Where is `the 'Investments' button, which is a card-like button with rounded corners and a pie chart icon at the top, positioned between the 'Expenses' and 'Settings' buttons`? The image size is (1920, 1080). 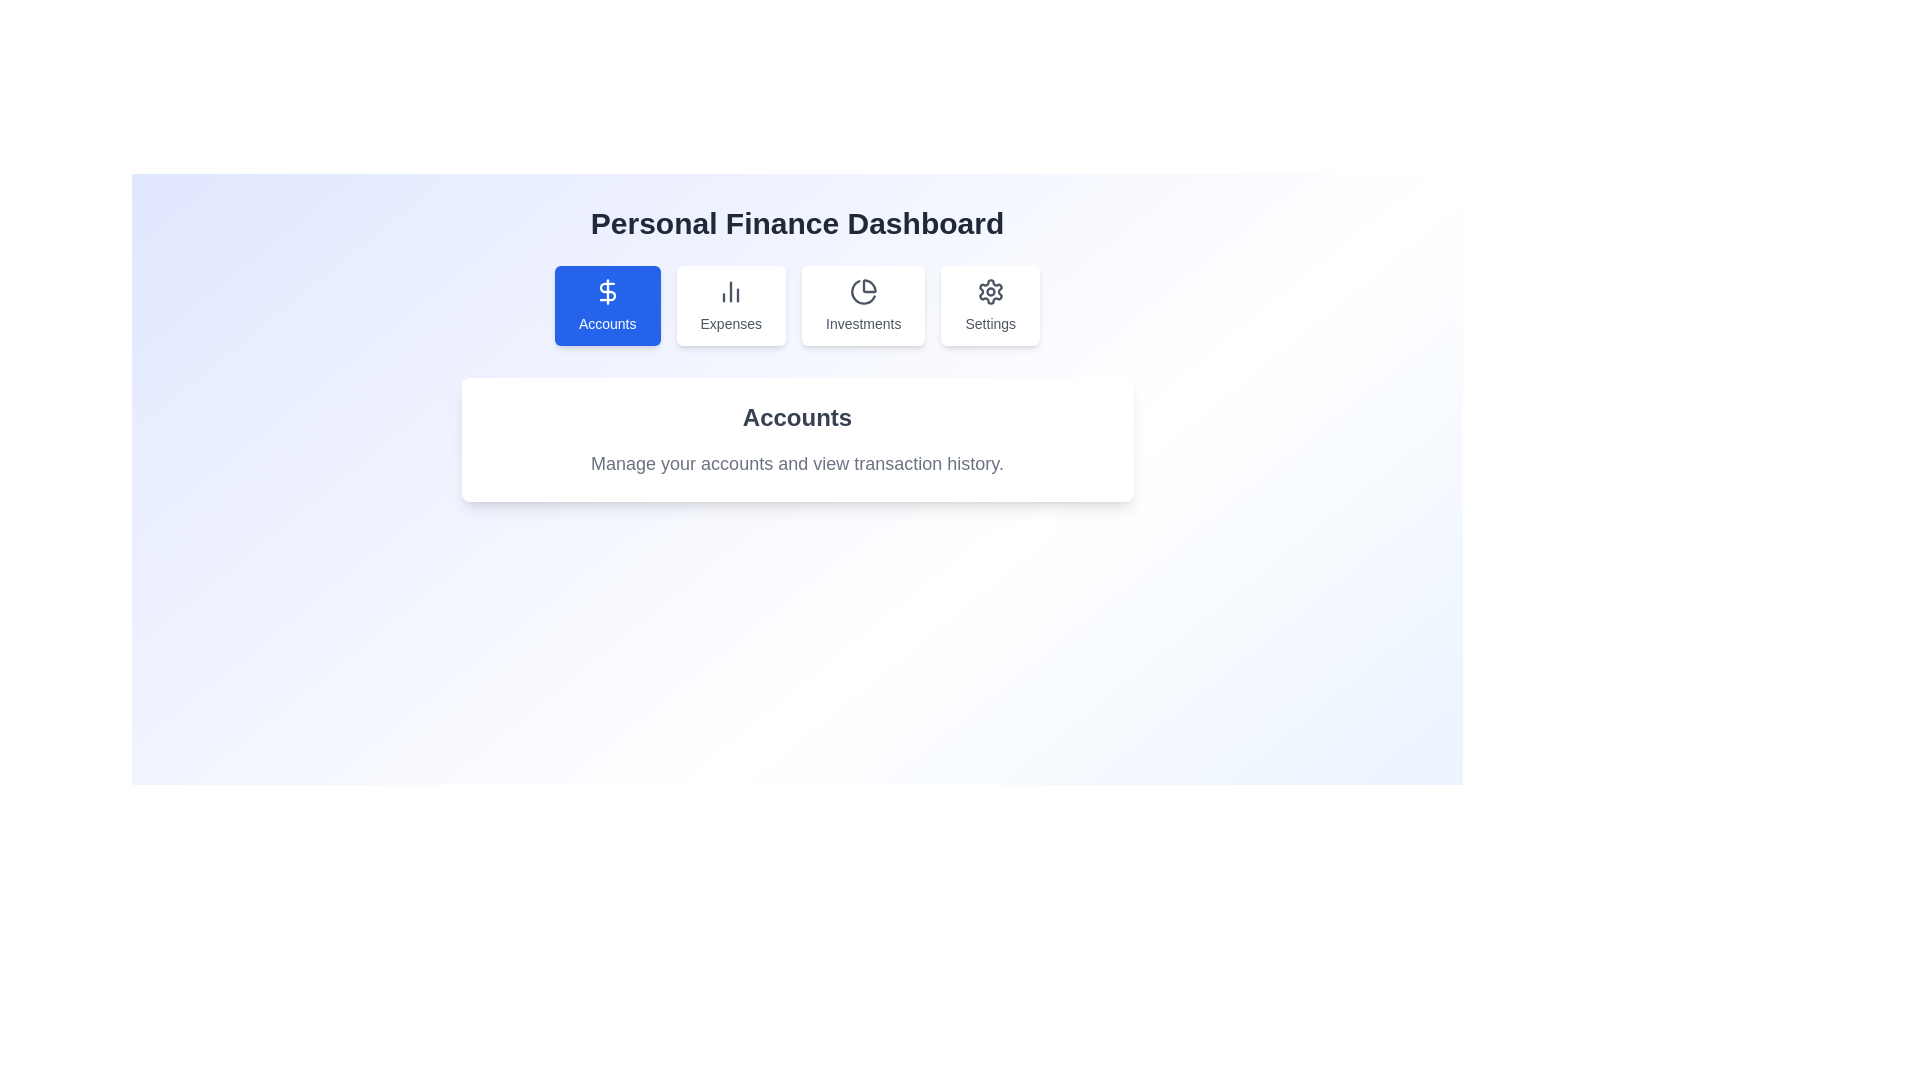
the 'Investments' button, which is a card-like button with rounded corners and a pie chart icon at the top, positioned between the 'Expenses' and 'Settings' buttons is located at coordinates (863, 305).